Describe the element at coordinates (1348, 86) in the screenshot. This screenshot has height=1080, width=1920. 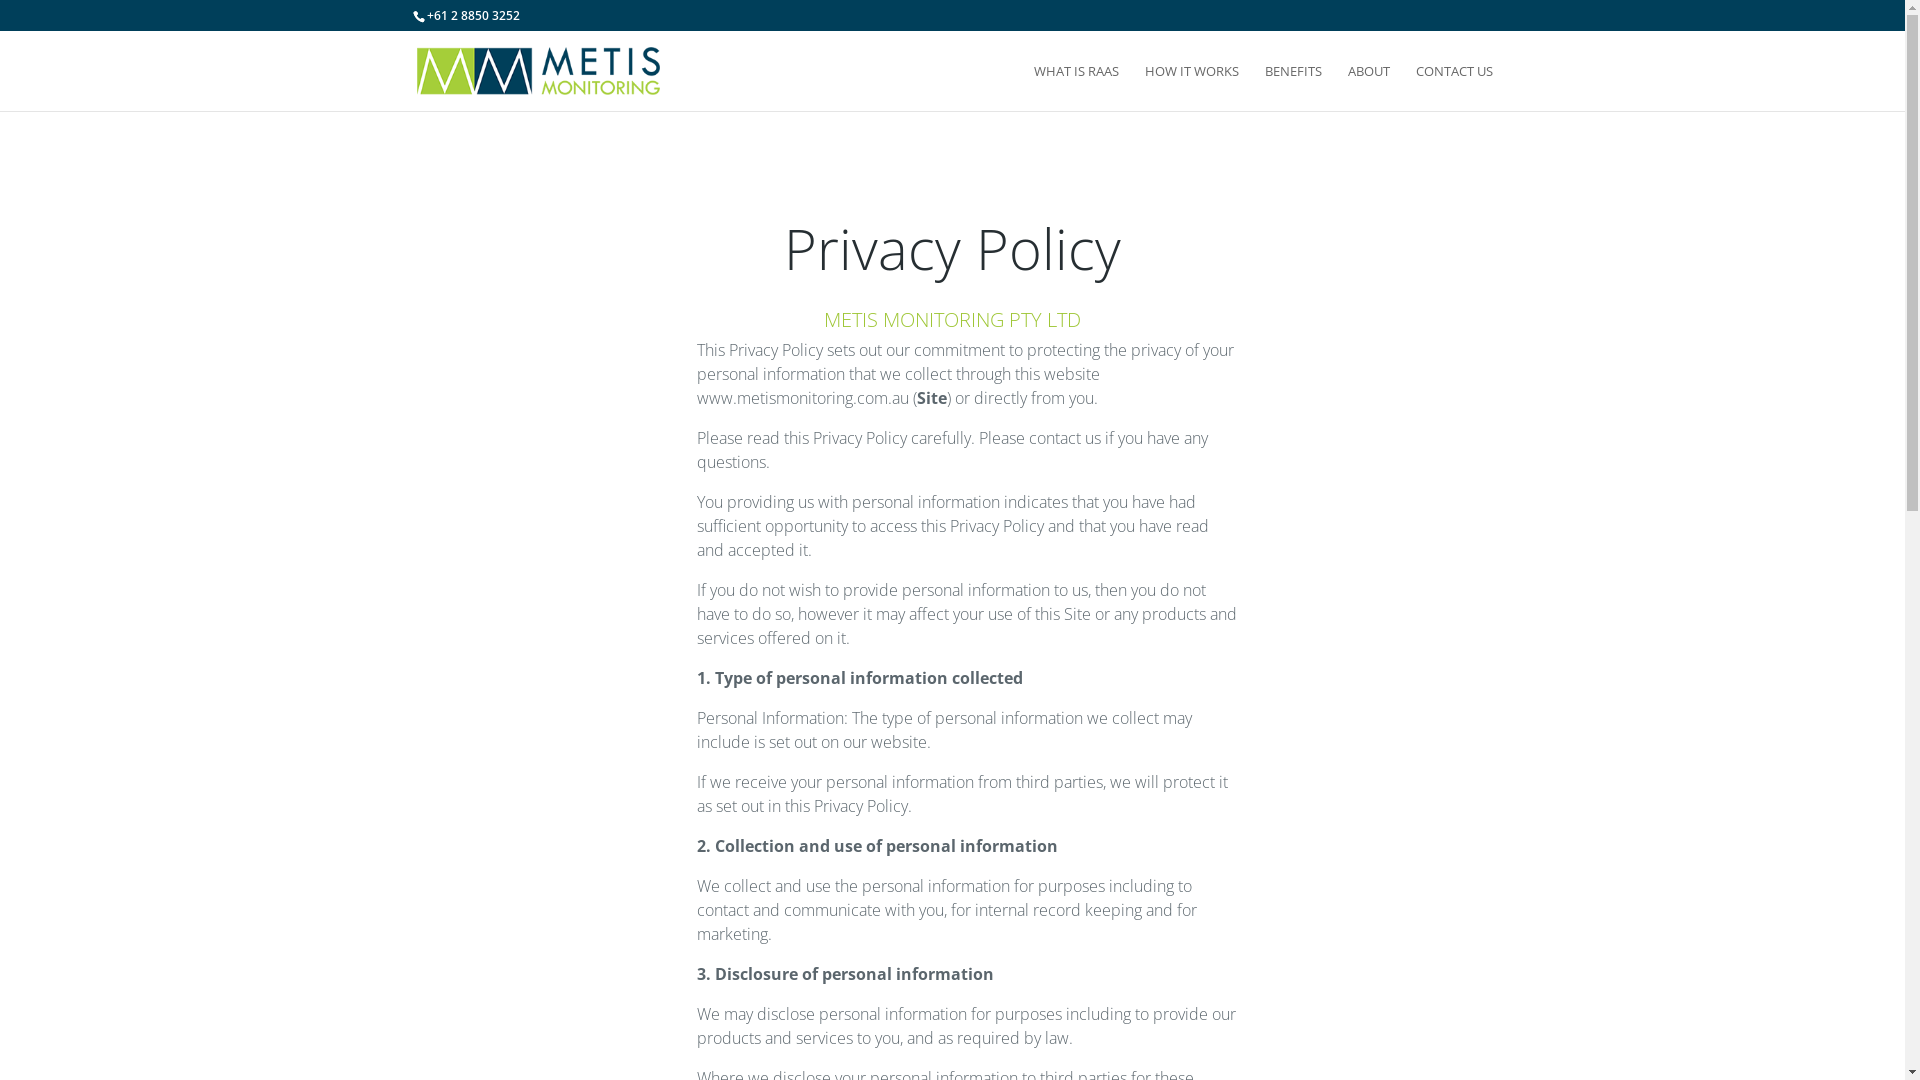
I see `'ABOUT'` at that location.